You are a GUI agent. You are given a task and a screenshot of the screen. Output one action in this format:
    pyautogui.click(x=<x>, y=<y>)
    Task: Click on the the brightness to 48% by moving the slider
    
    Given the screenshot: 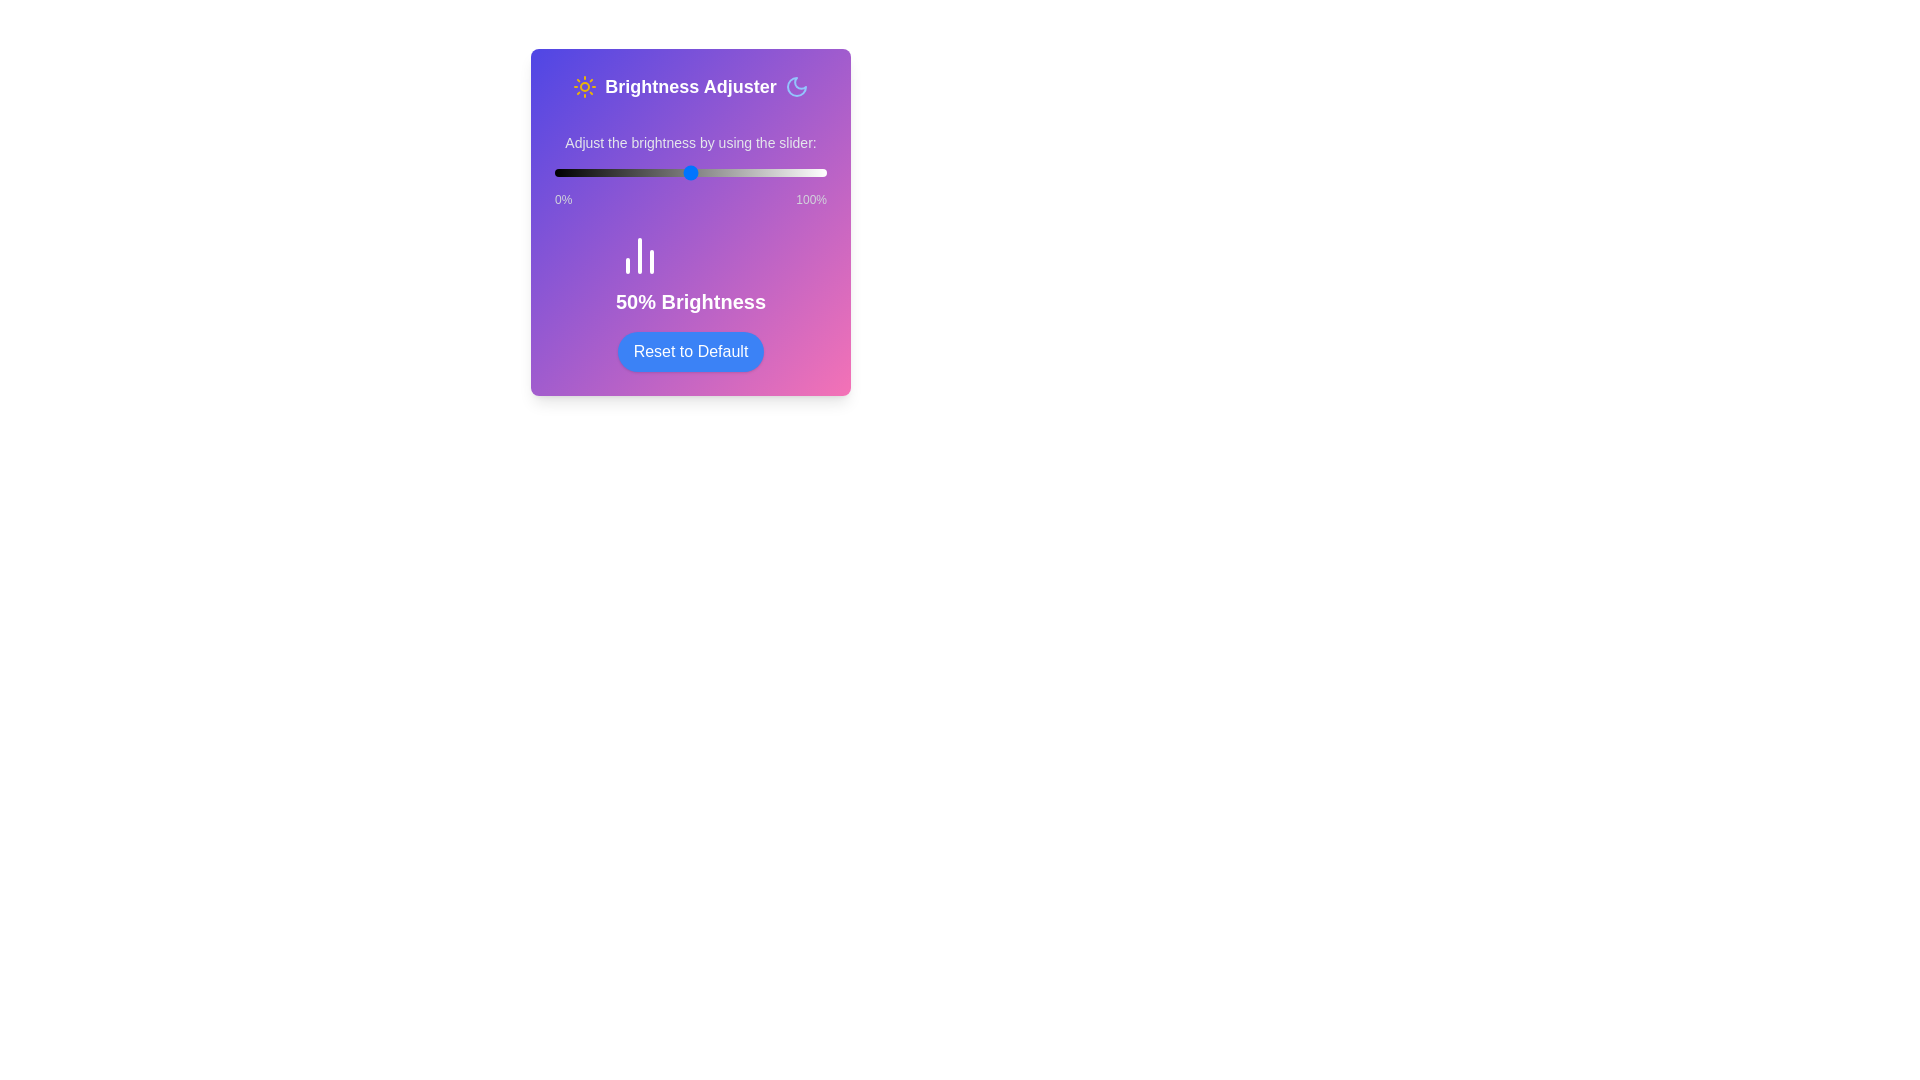 What is the action you would take?
    pyautogui.click(x=685, y=172)
    